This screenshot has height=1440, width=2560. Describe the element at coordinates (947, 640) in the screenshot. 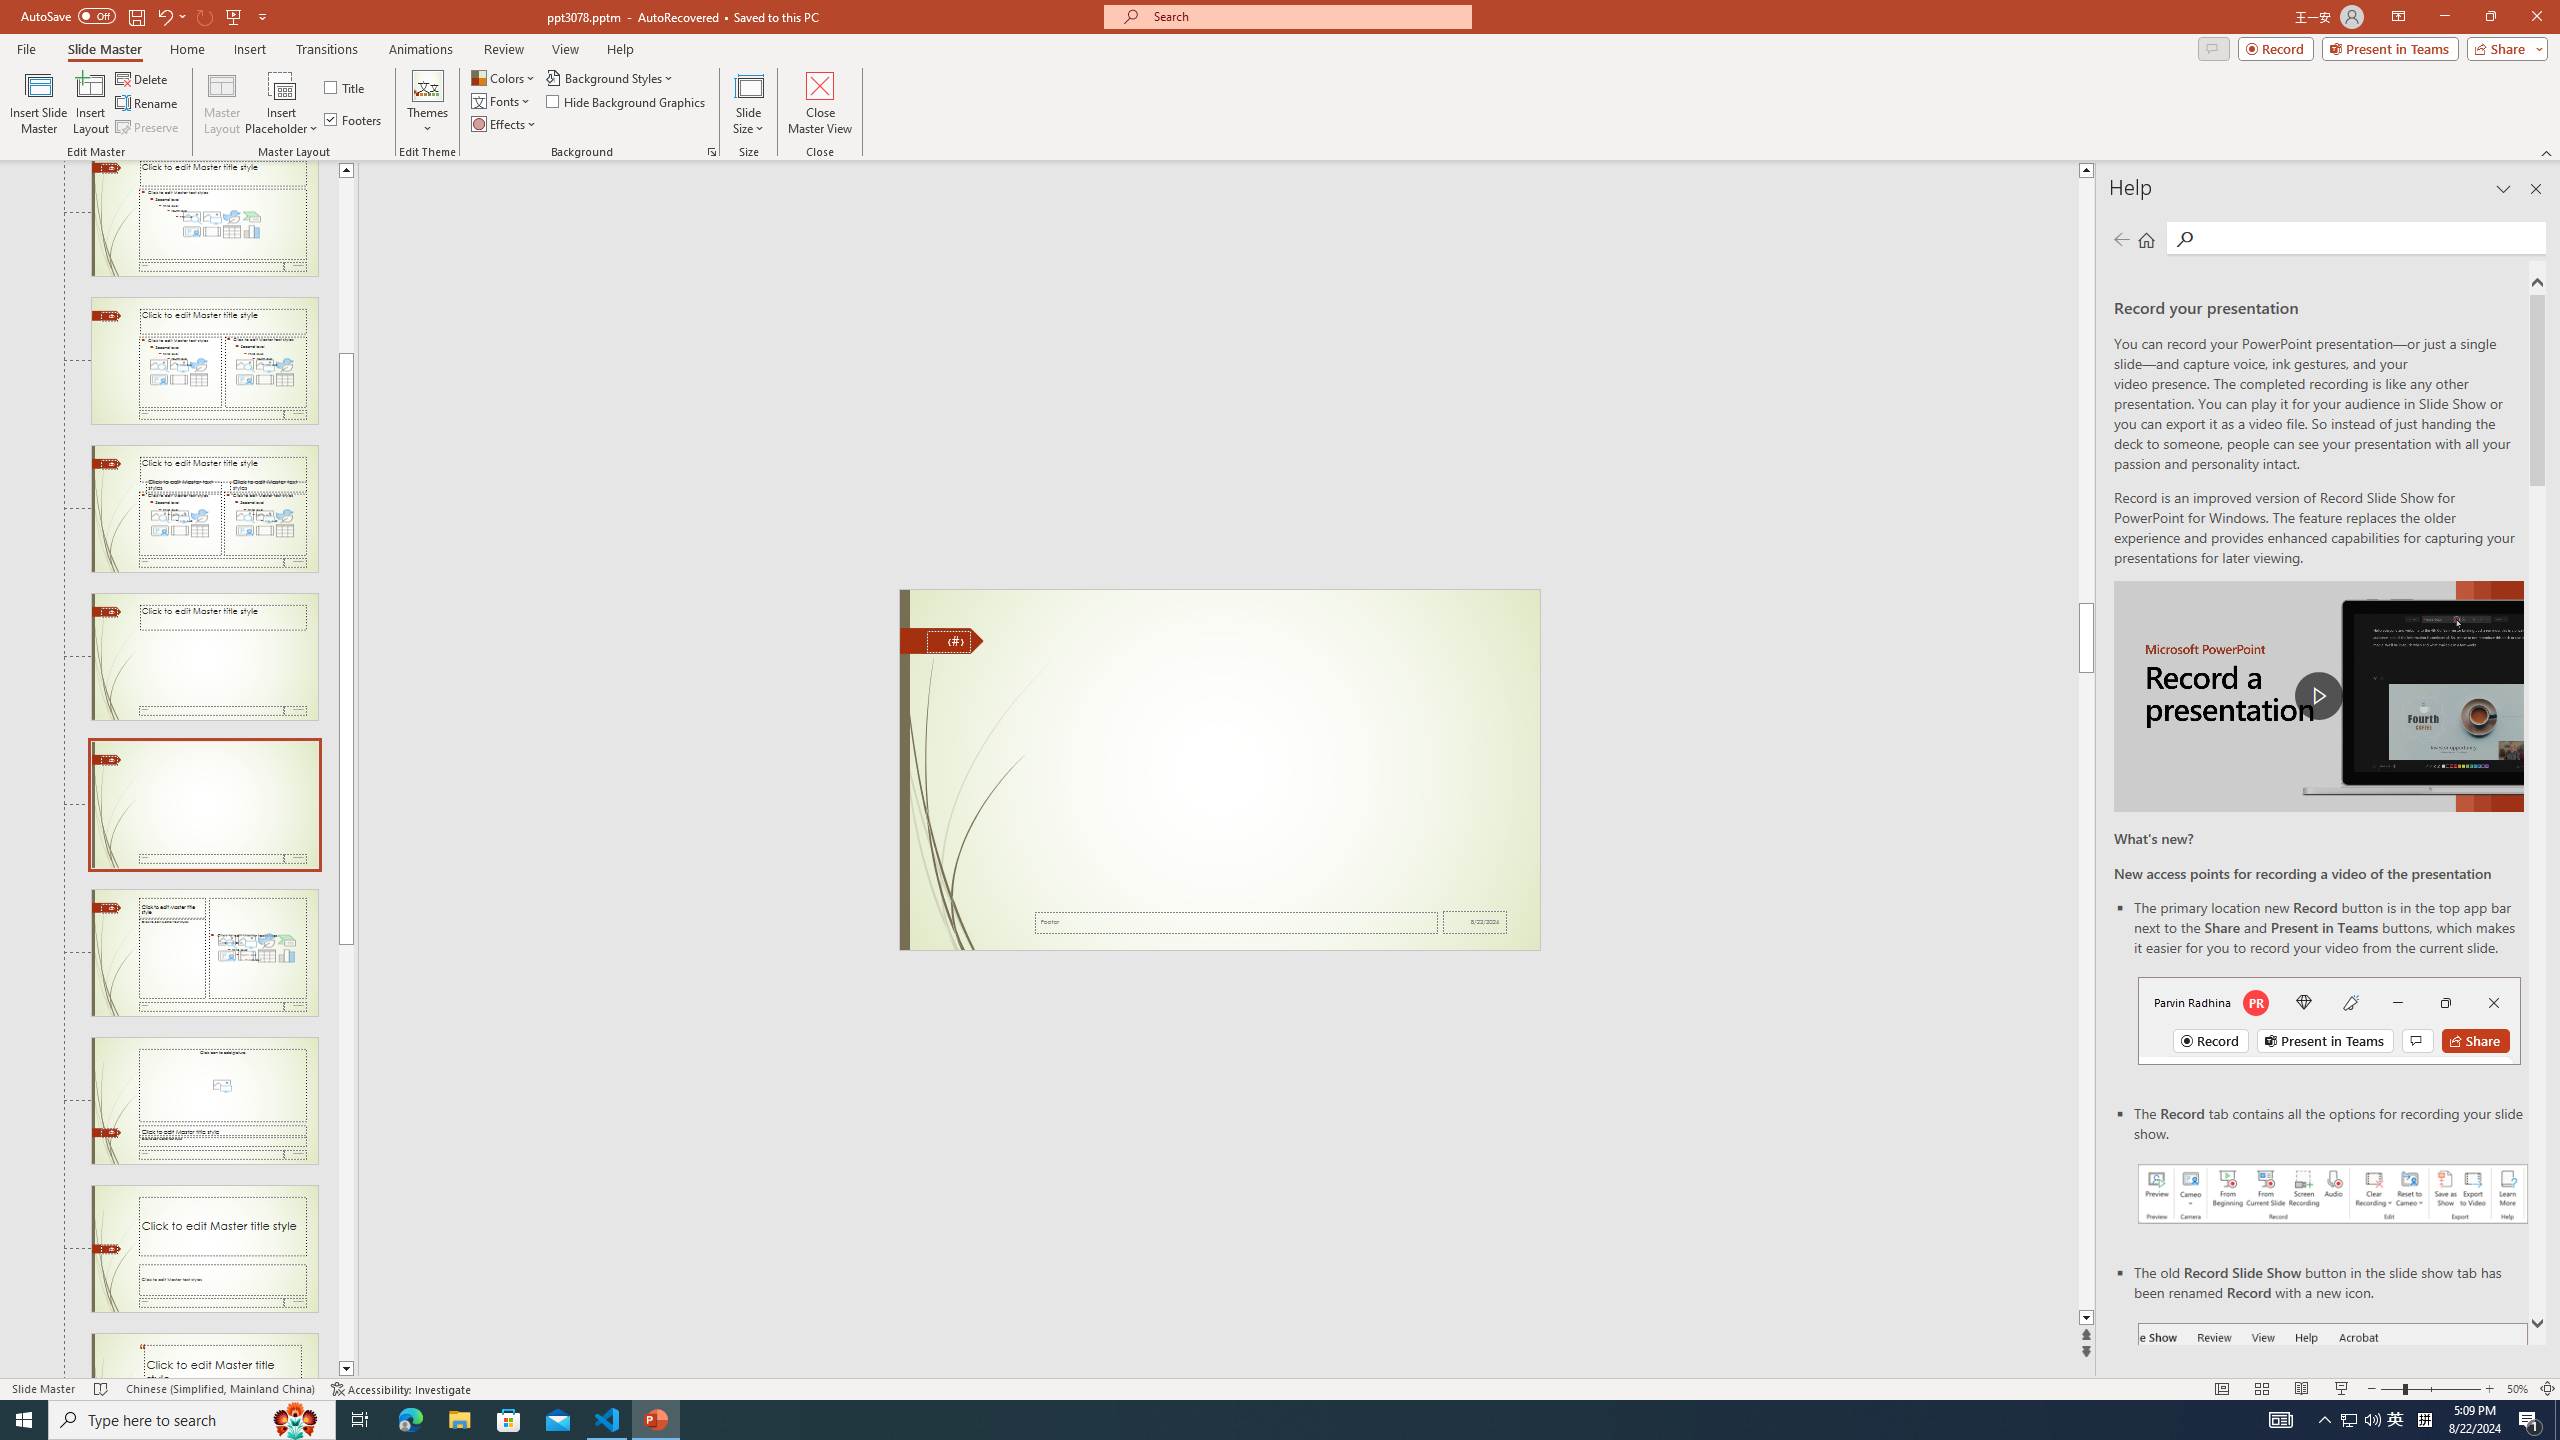

I see `'Slide Number'` at that location.